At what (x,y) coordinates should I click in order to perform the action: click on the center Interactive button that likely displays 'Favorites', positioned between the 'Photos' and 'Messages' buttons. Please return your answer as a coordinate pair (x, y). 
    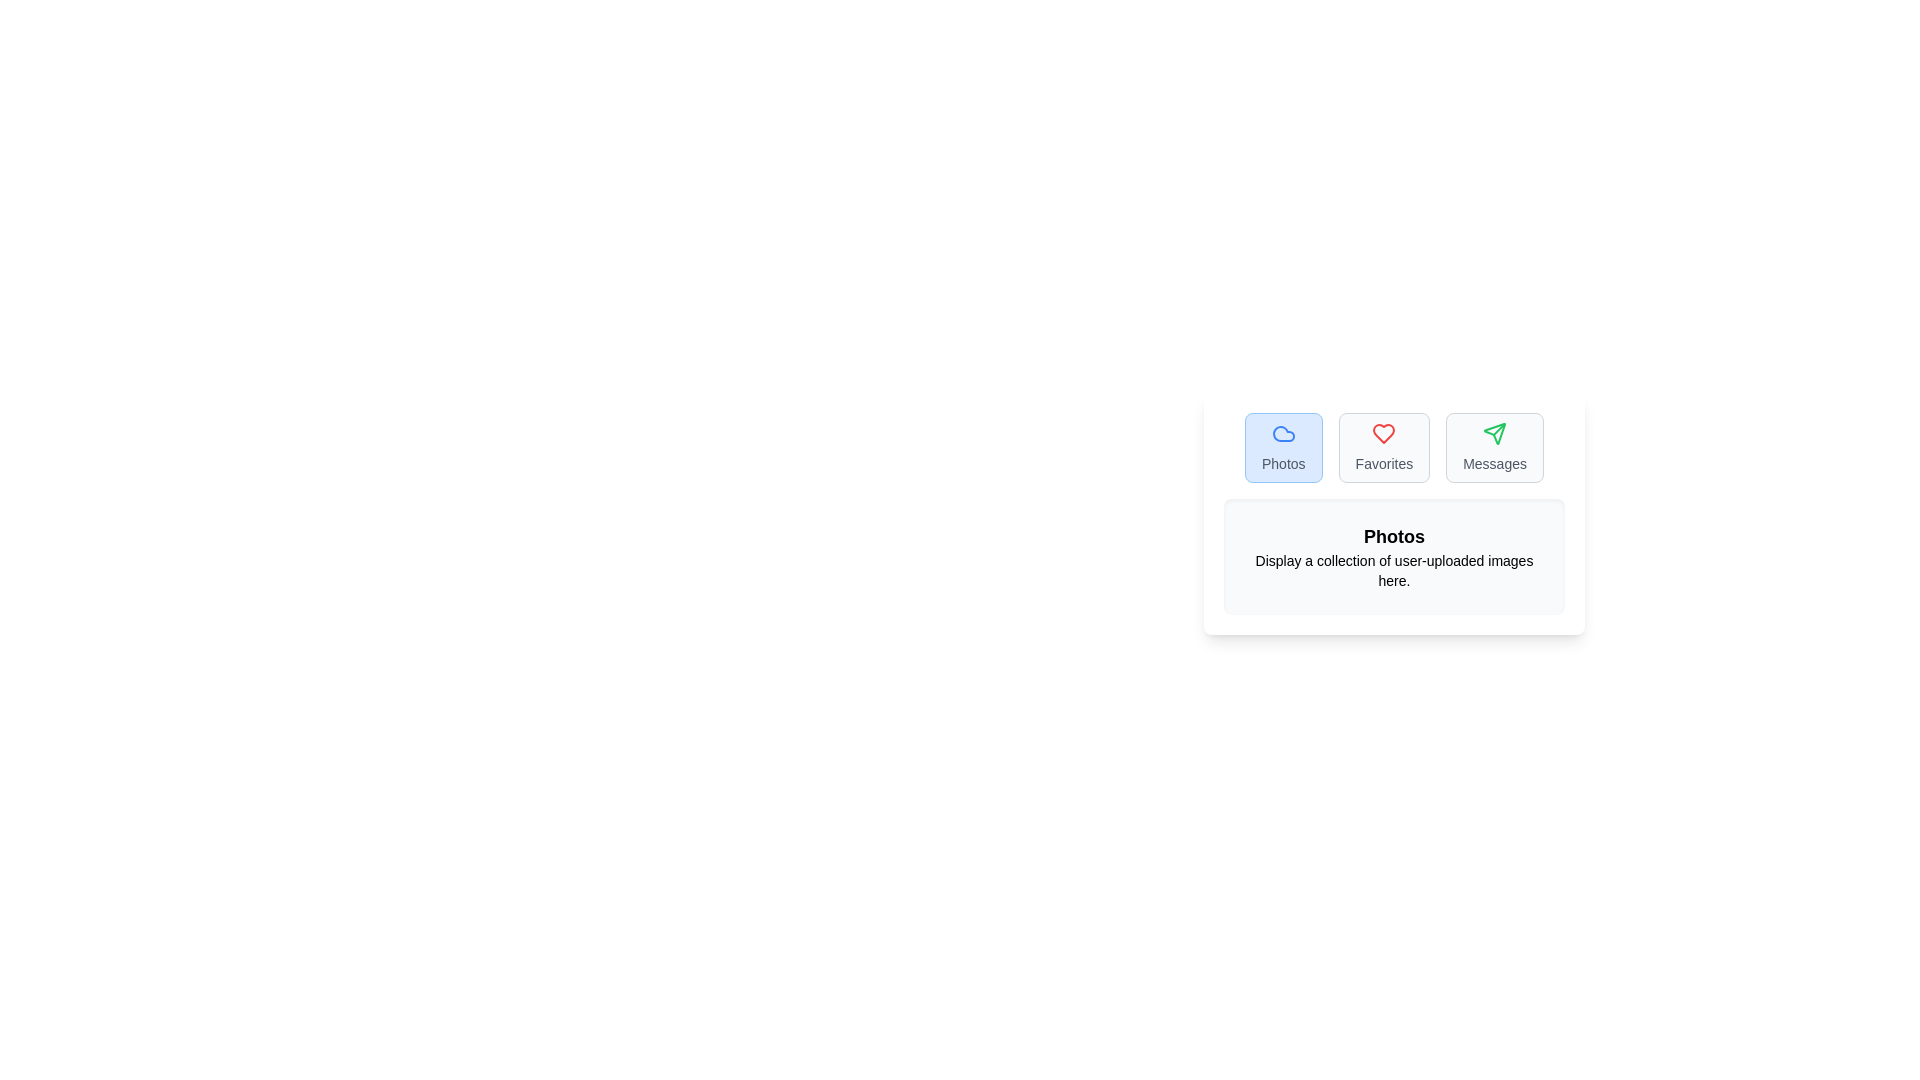
    Looking at the image, I should click on (1383, 446).